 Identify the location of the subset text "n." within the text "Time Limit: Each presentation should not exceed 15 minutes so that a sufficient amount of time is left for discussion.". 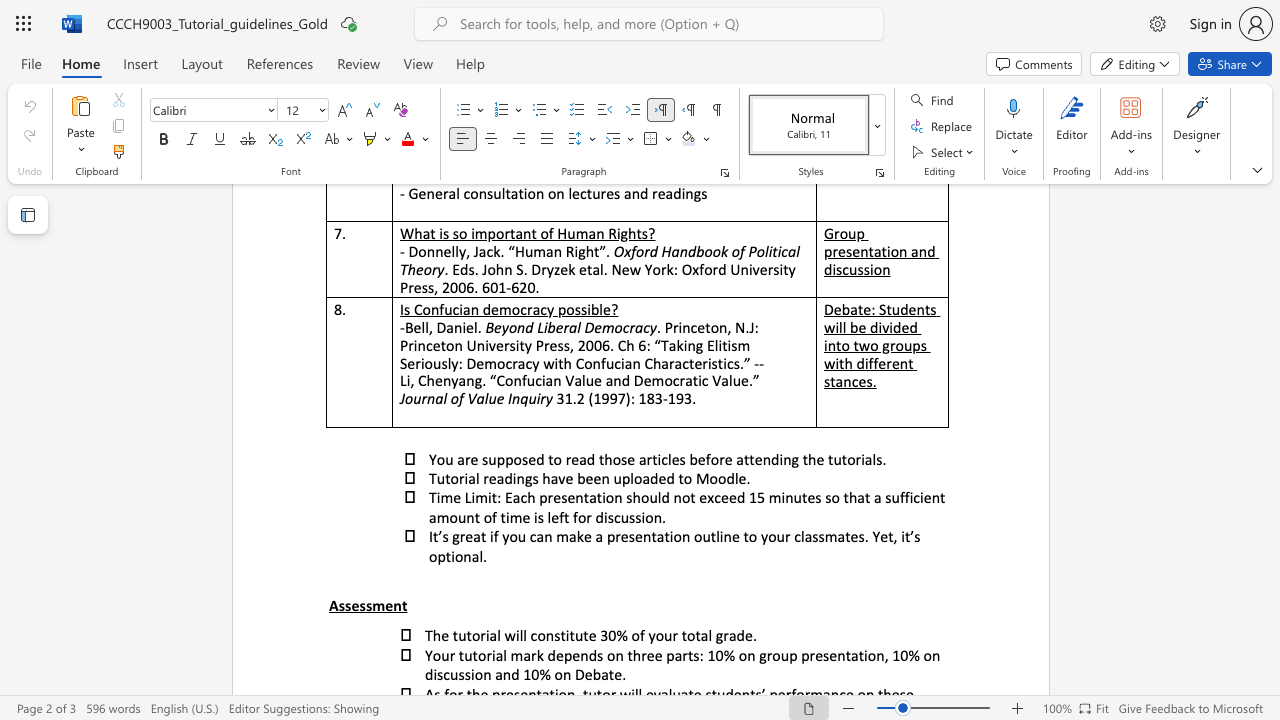
(653, 516).